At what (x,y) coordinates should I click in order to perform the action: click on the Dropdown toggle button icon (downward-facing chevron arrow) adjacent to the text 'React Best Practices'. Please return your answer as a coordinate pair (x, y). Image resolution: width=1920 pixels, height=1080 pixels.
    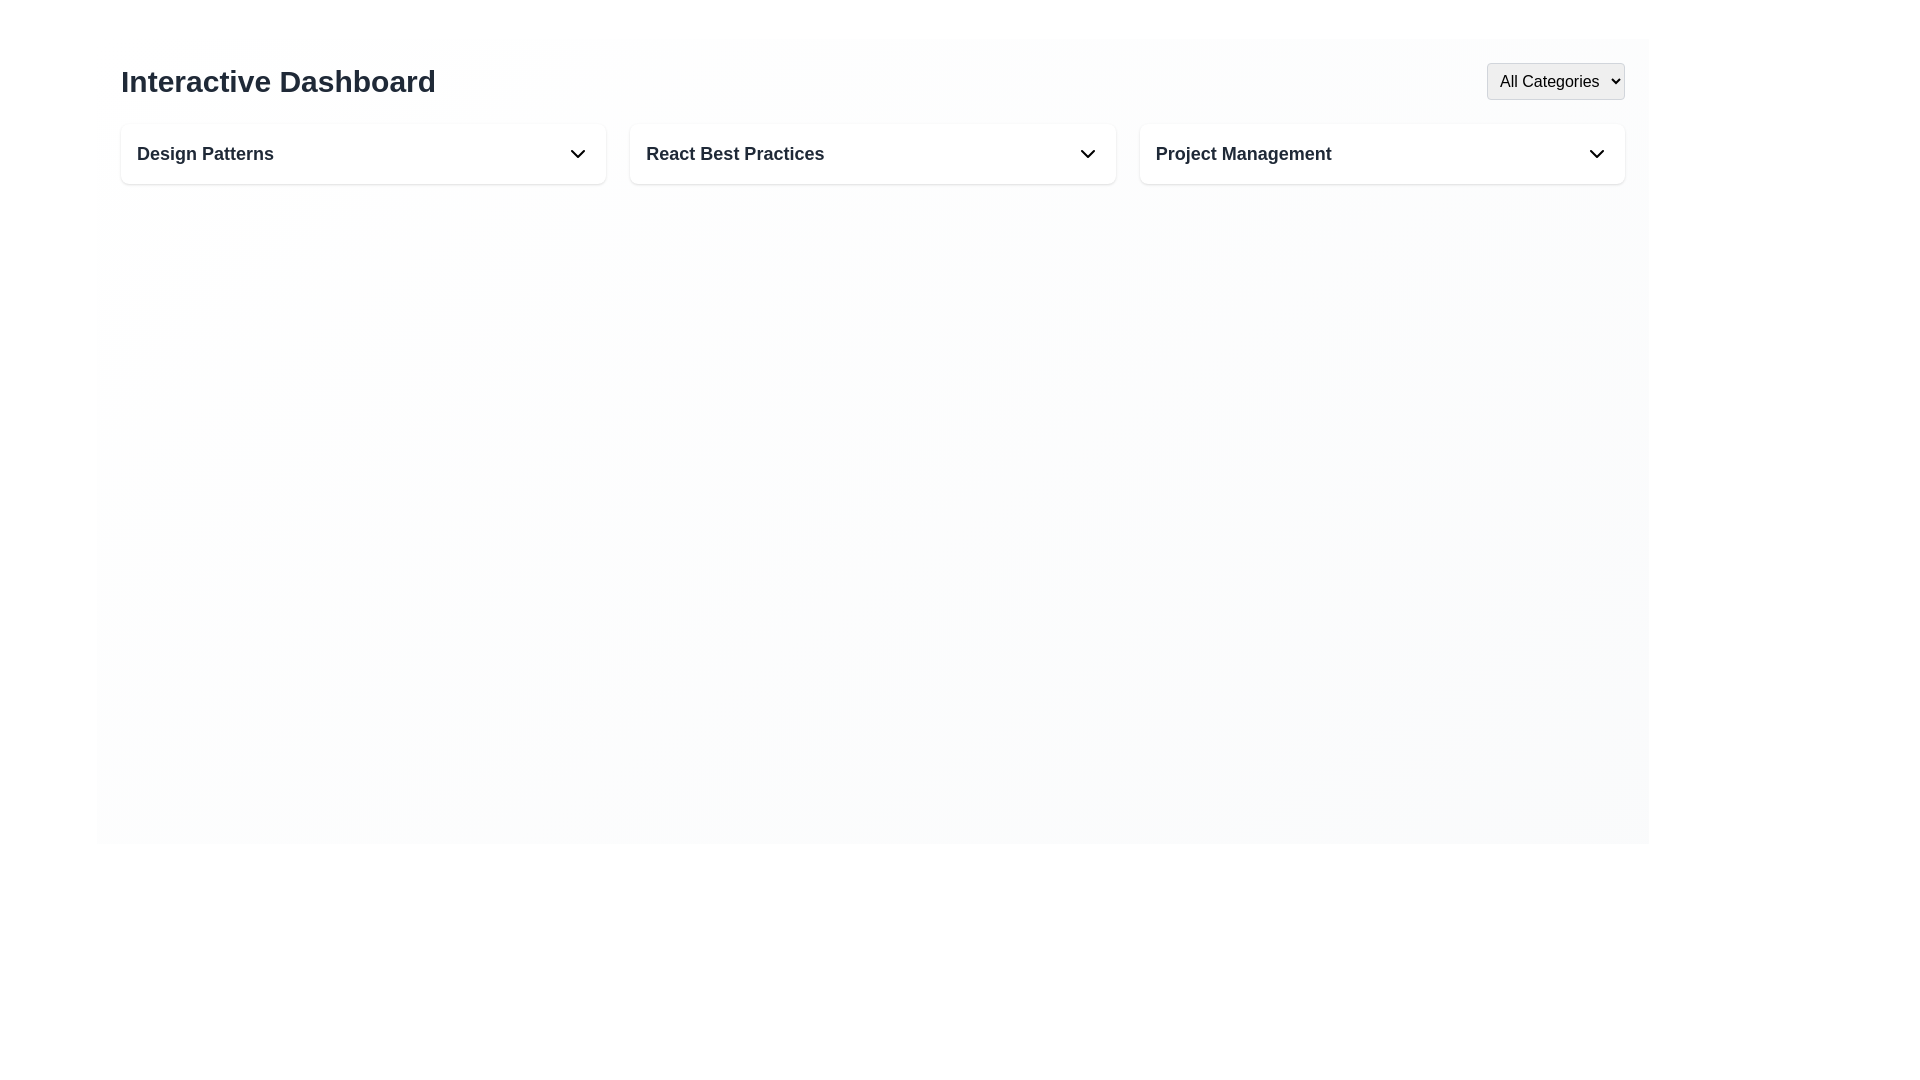
    Looking at the image, I should click on (1086, 153).